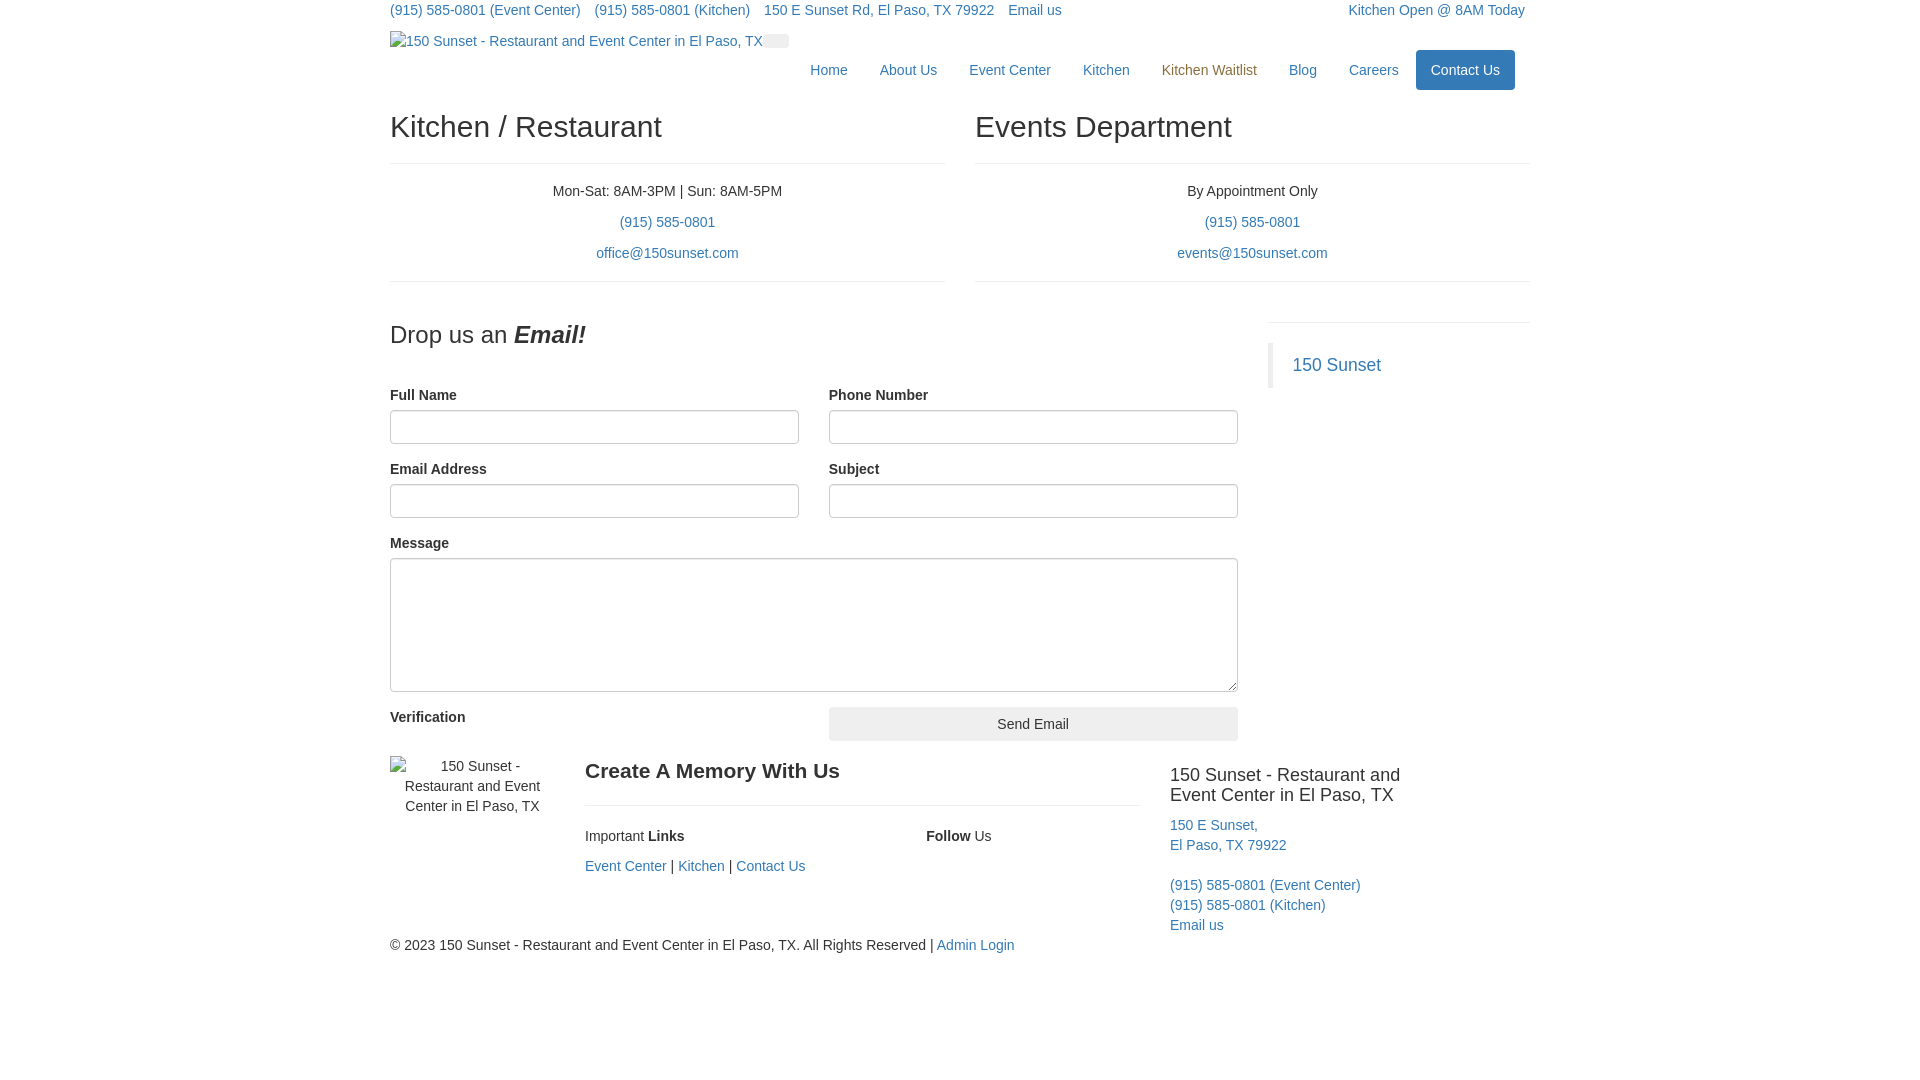 The image size is (1920, 1080). Describe the element at coordinates (1302, 68) in the screenshot. I see `'Blog'` at that location.